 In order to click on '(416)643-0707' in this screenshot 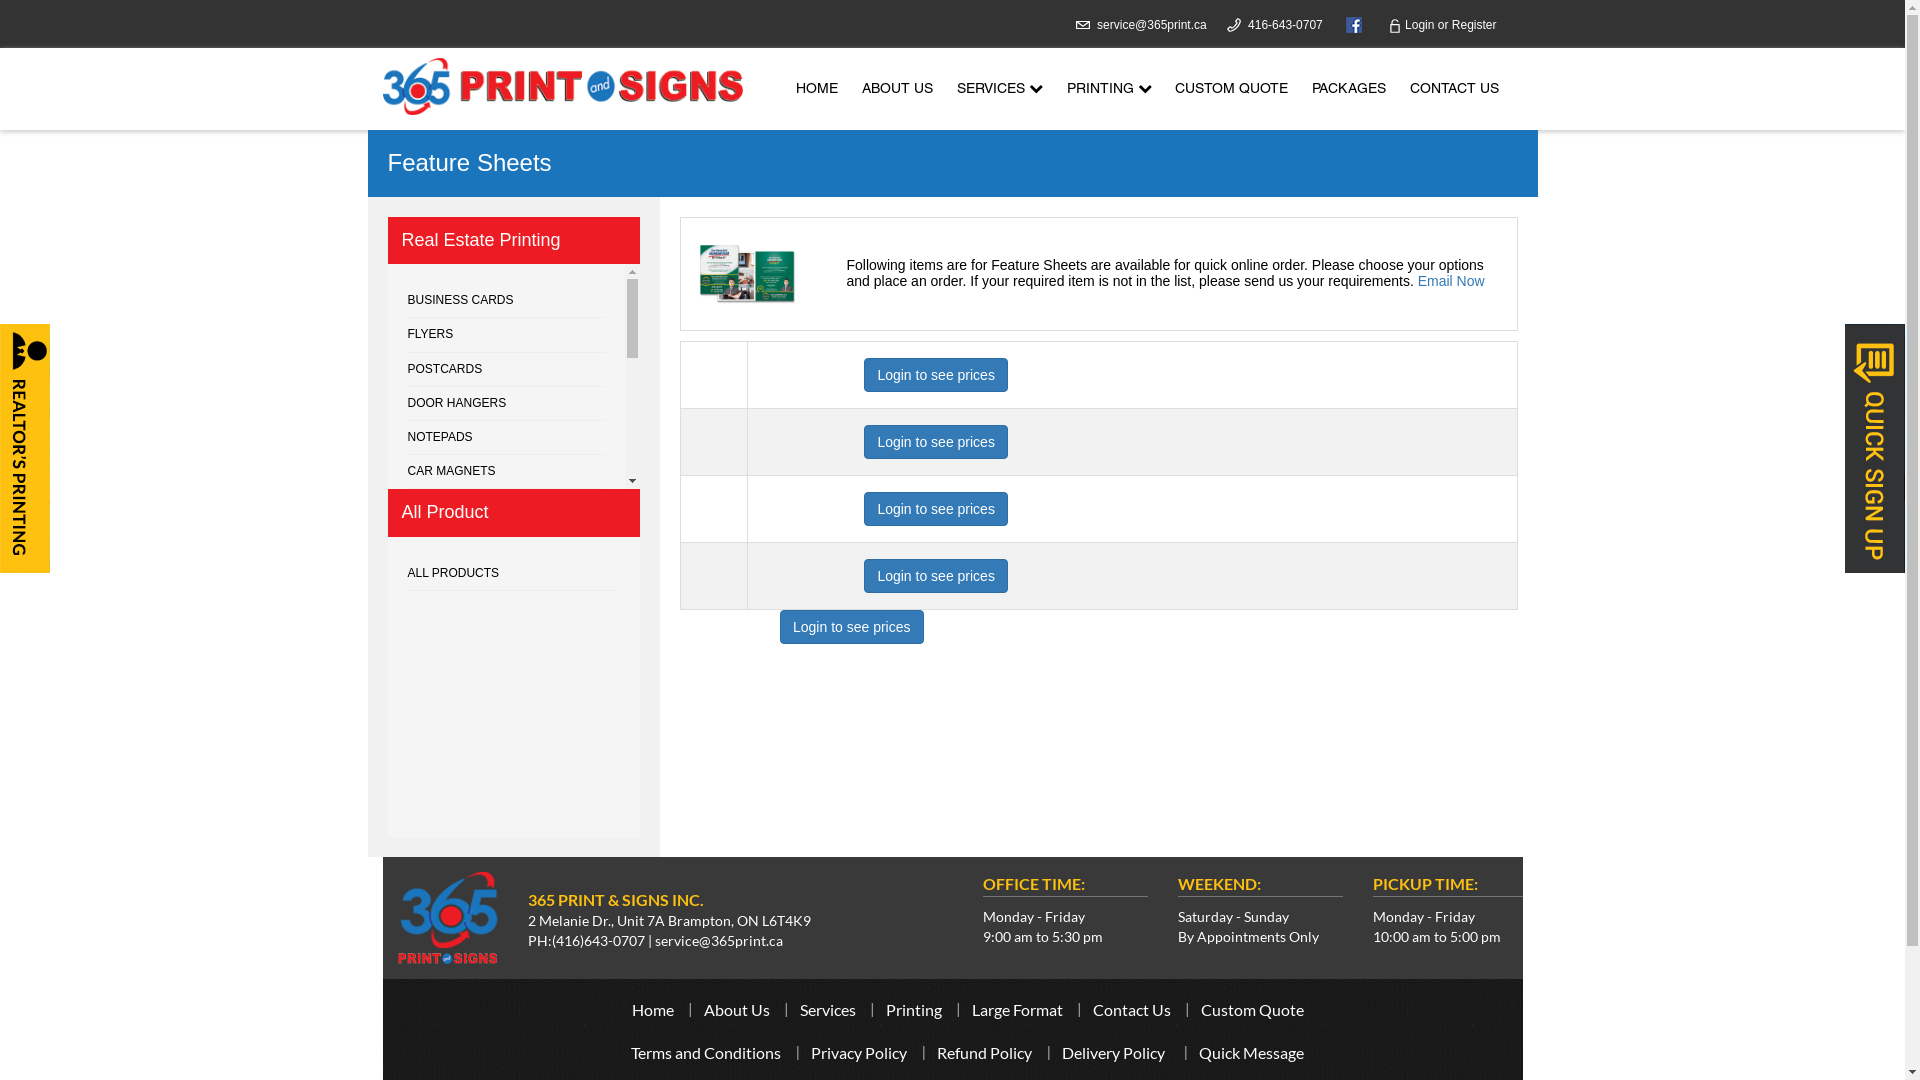, I will do `click(597, 940)`.